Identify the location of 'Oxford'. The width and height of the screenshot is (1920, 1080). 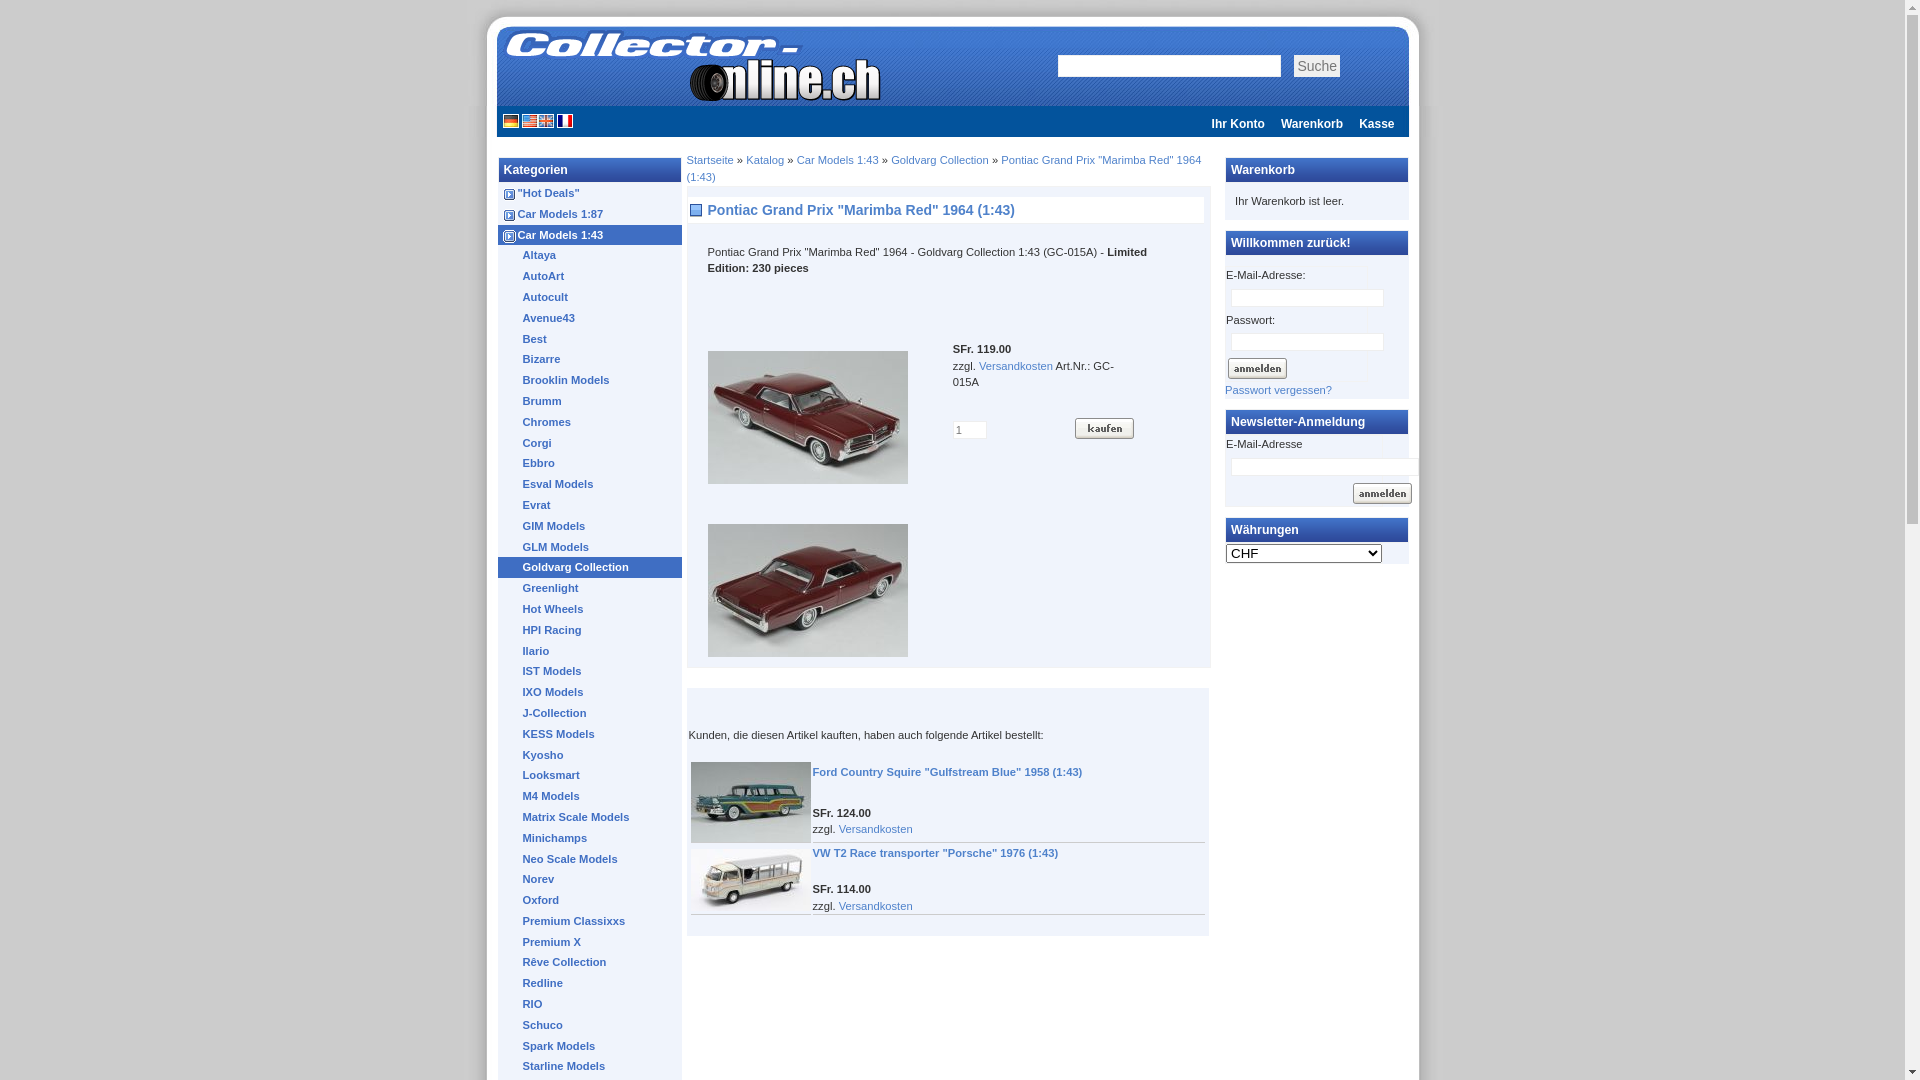
(592, 900).